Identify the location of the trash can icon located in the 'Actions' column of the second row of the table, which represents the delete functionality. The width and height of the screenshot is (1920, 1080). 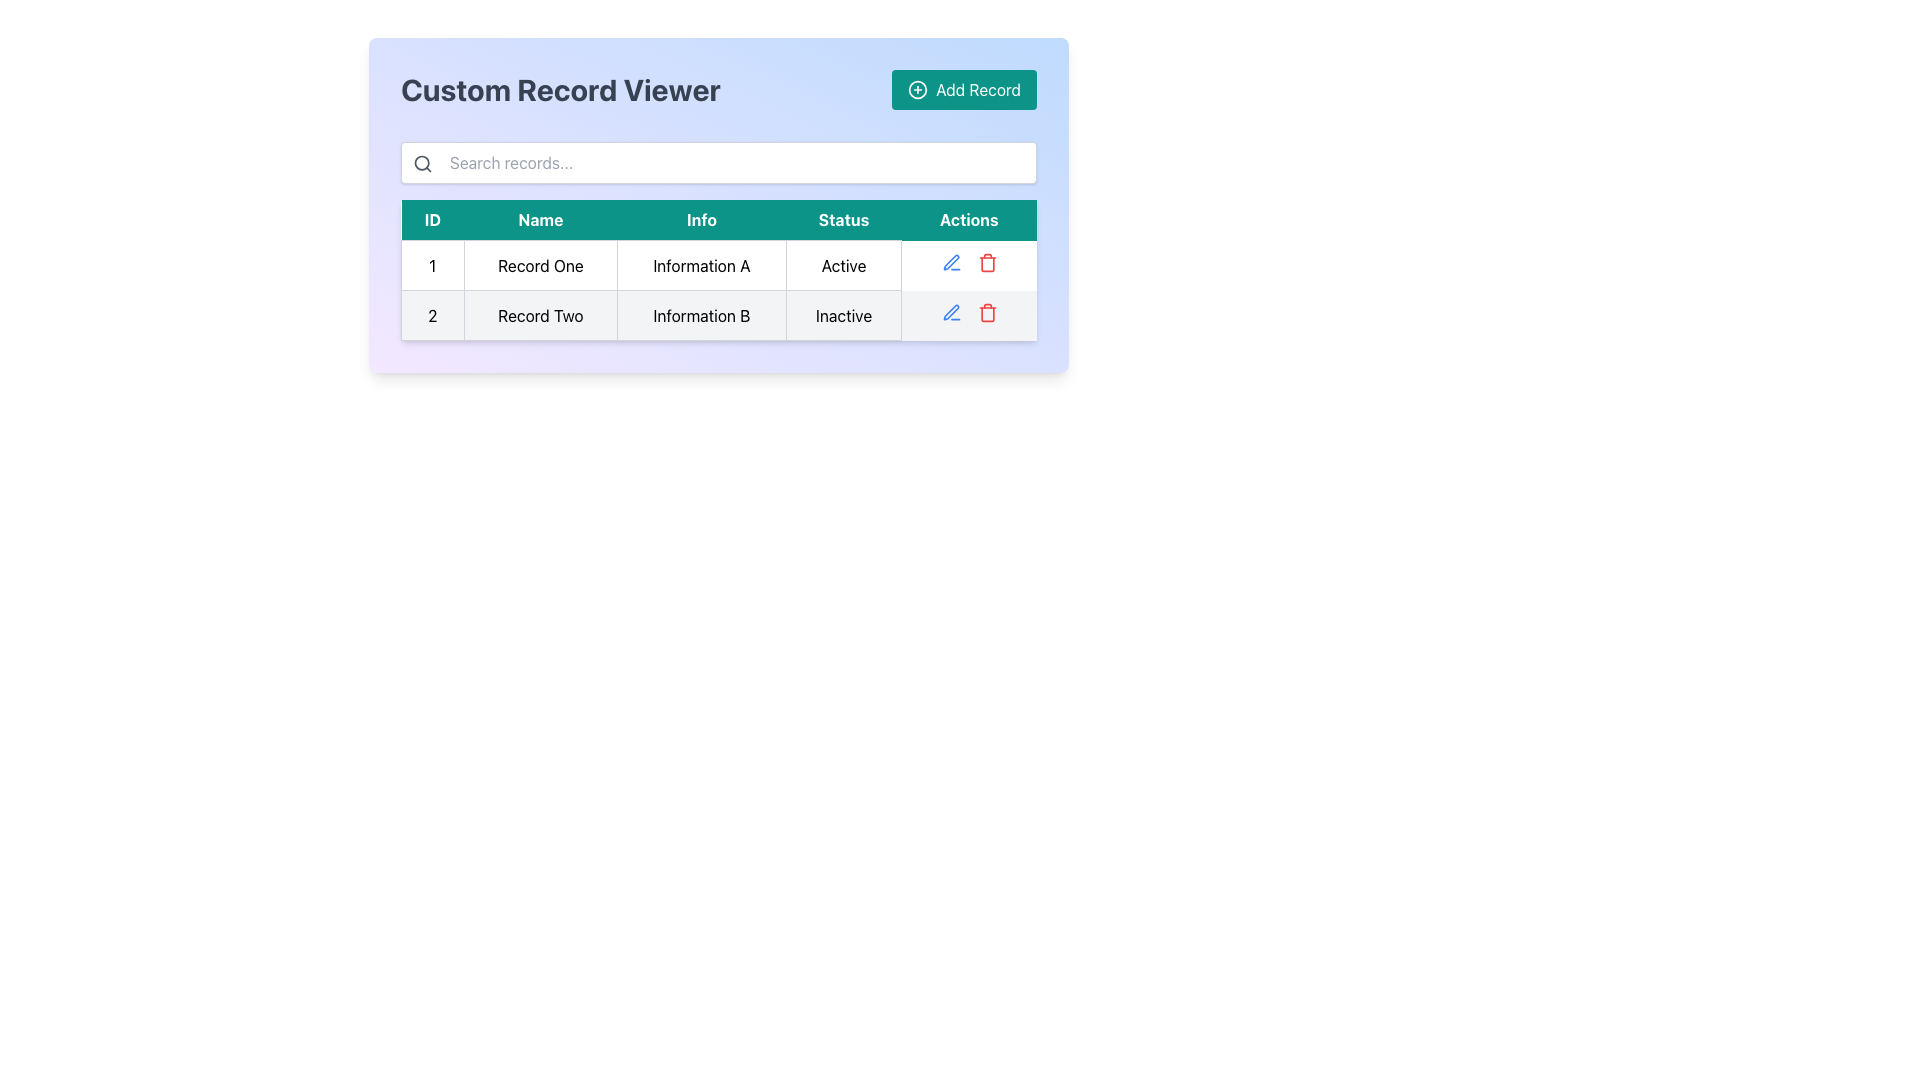
(987, 263).